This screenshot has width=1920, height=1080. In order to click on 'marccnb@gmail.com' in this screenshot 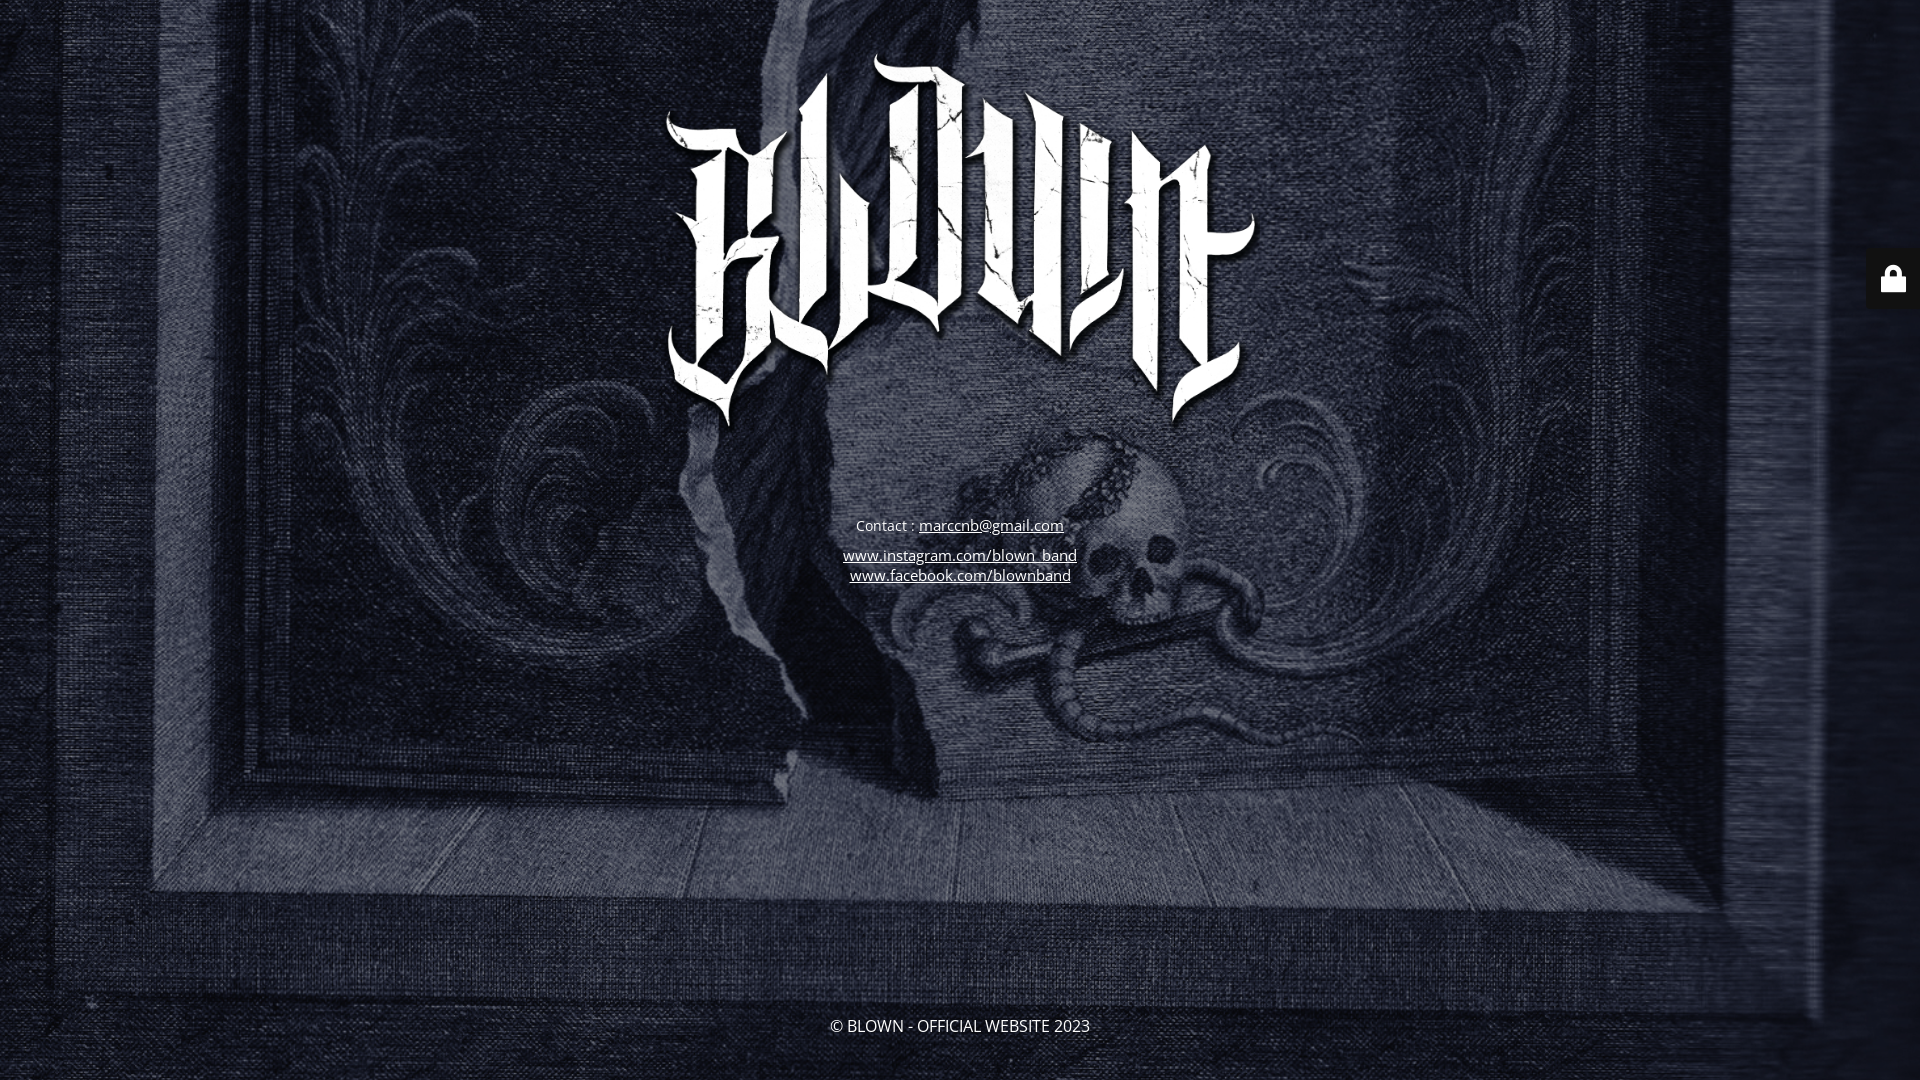, I will do `click(991, 523)`.